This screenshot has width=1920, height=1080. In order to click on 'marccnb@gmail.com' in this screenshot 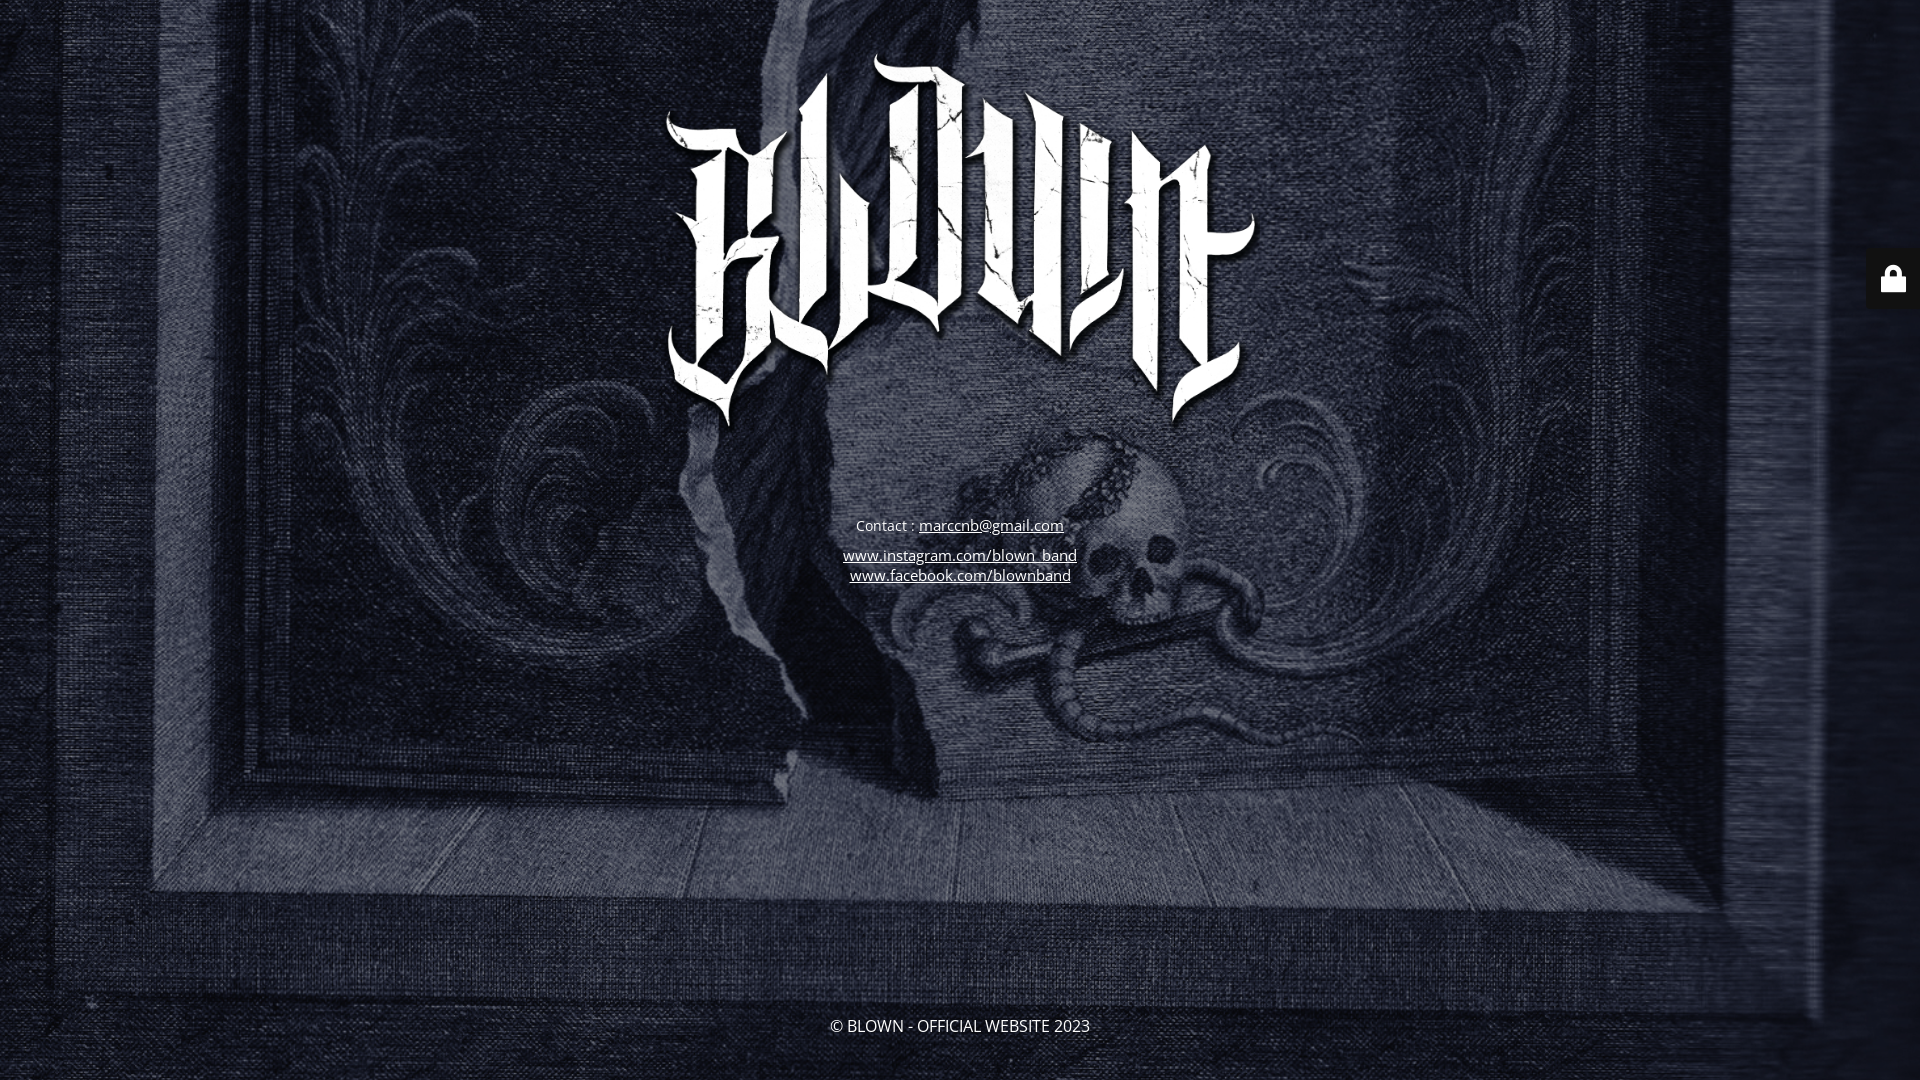, I will do `click(991, 523)`.